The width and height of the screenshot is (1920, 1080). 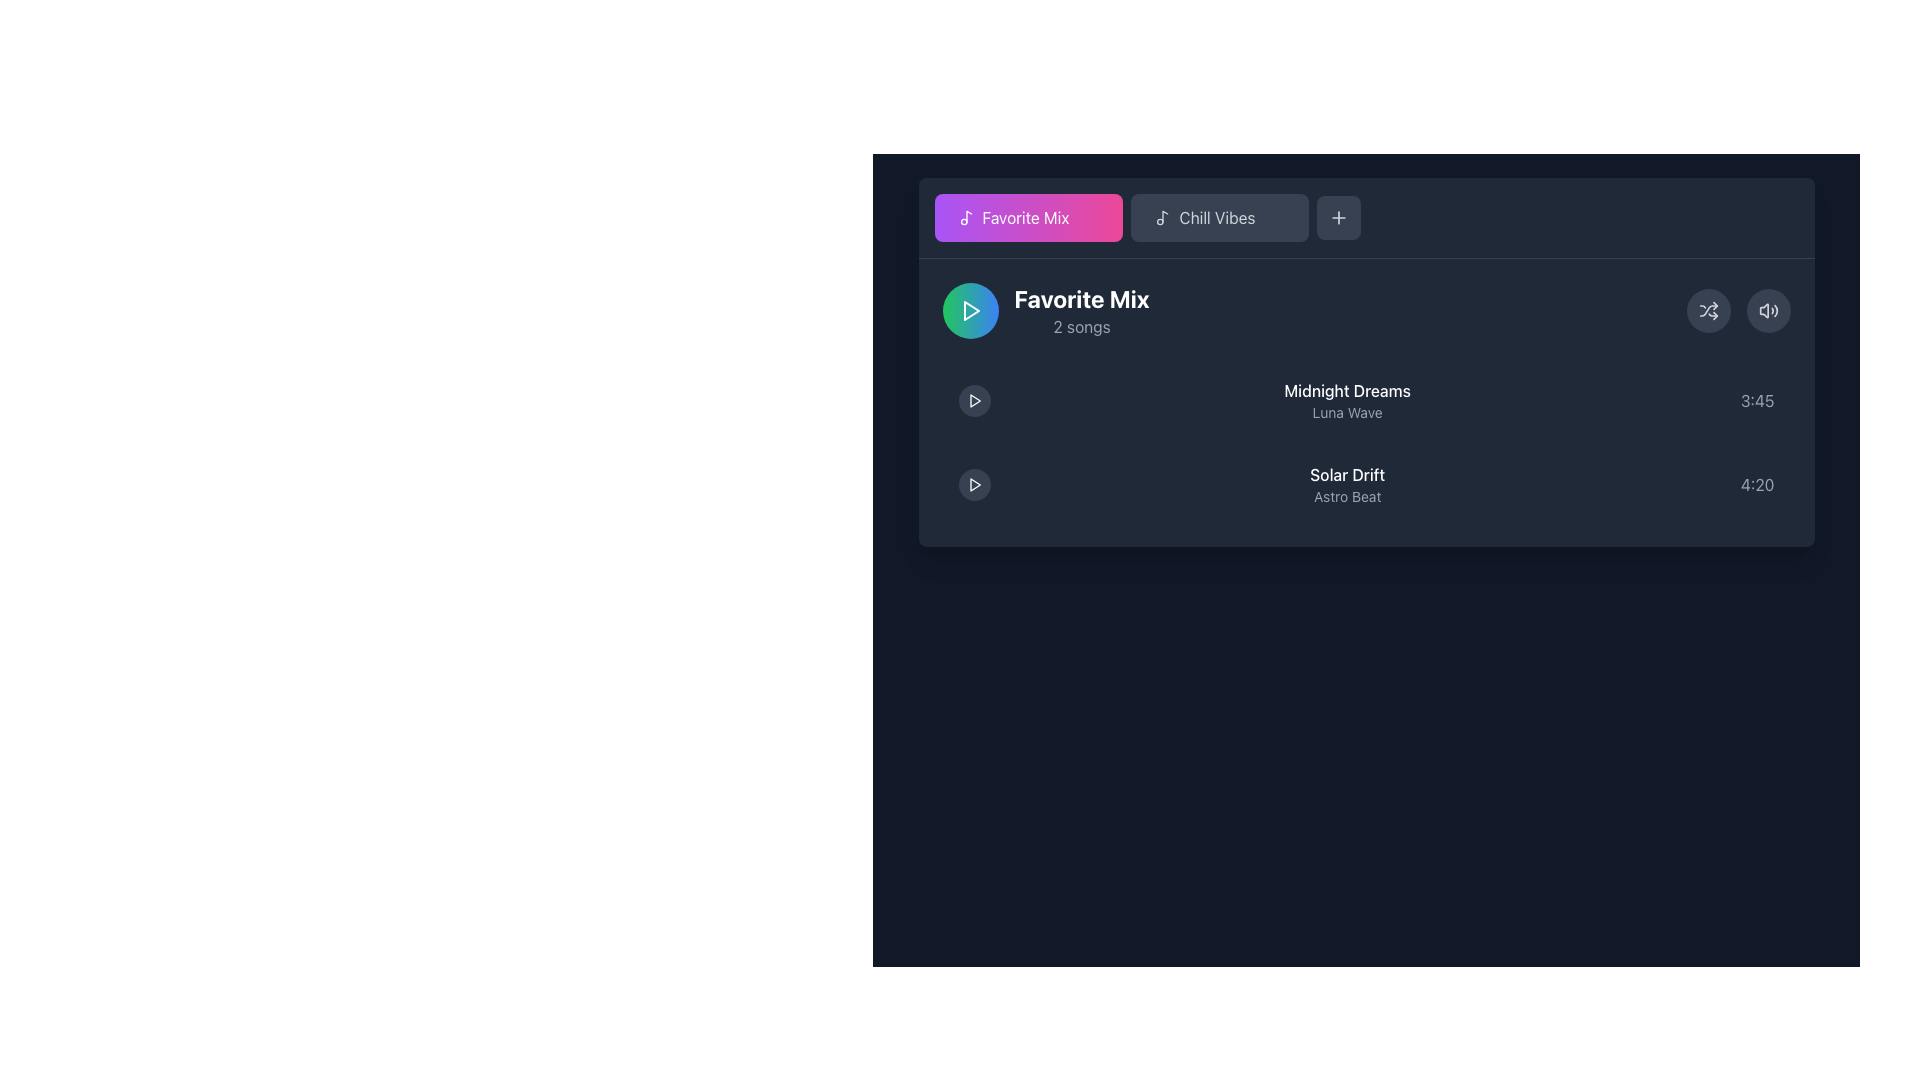 I want to click on the circular button located in the top-left corner of the 'Favorite Mix 2 songs' section, so click(x=970, y=311).